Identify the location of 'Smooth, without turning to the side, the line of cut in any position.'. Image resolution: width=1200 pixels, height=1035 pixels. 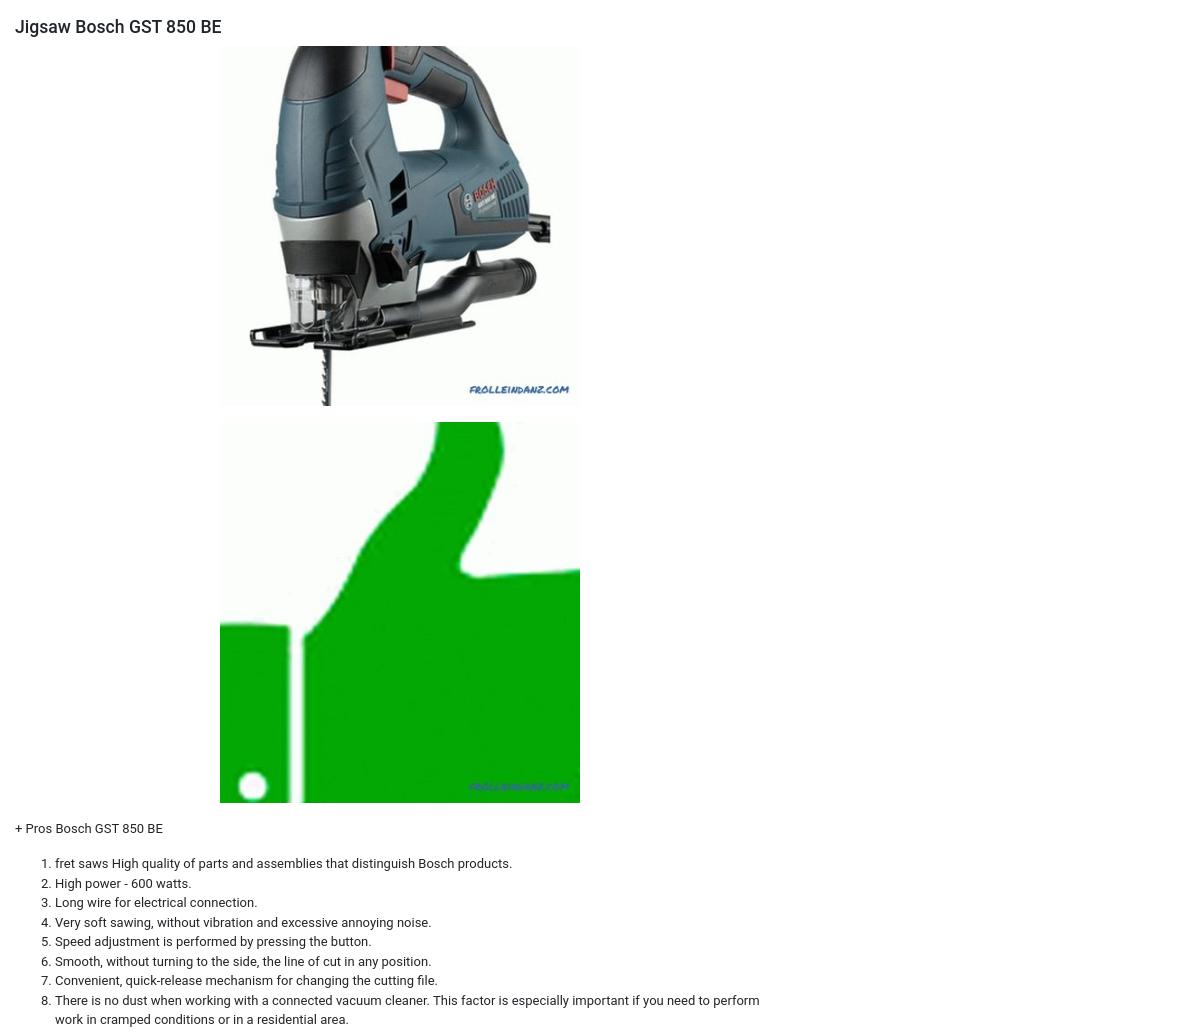
(242, 959).